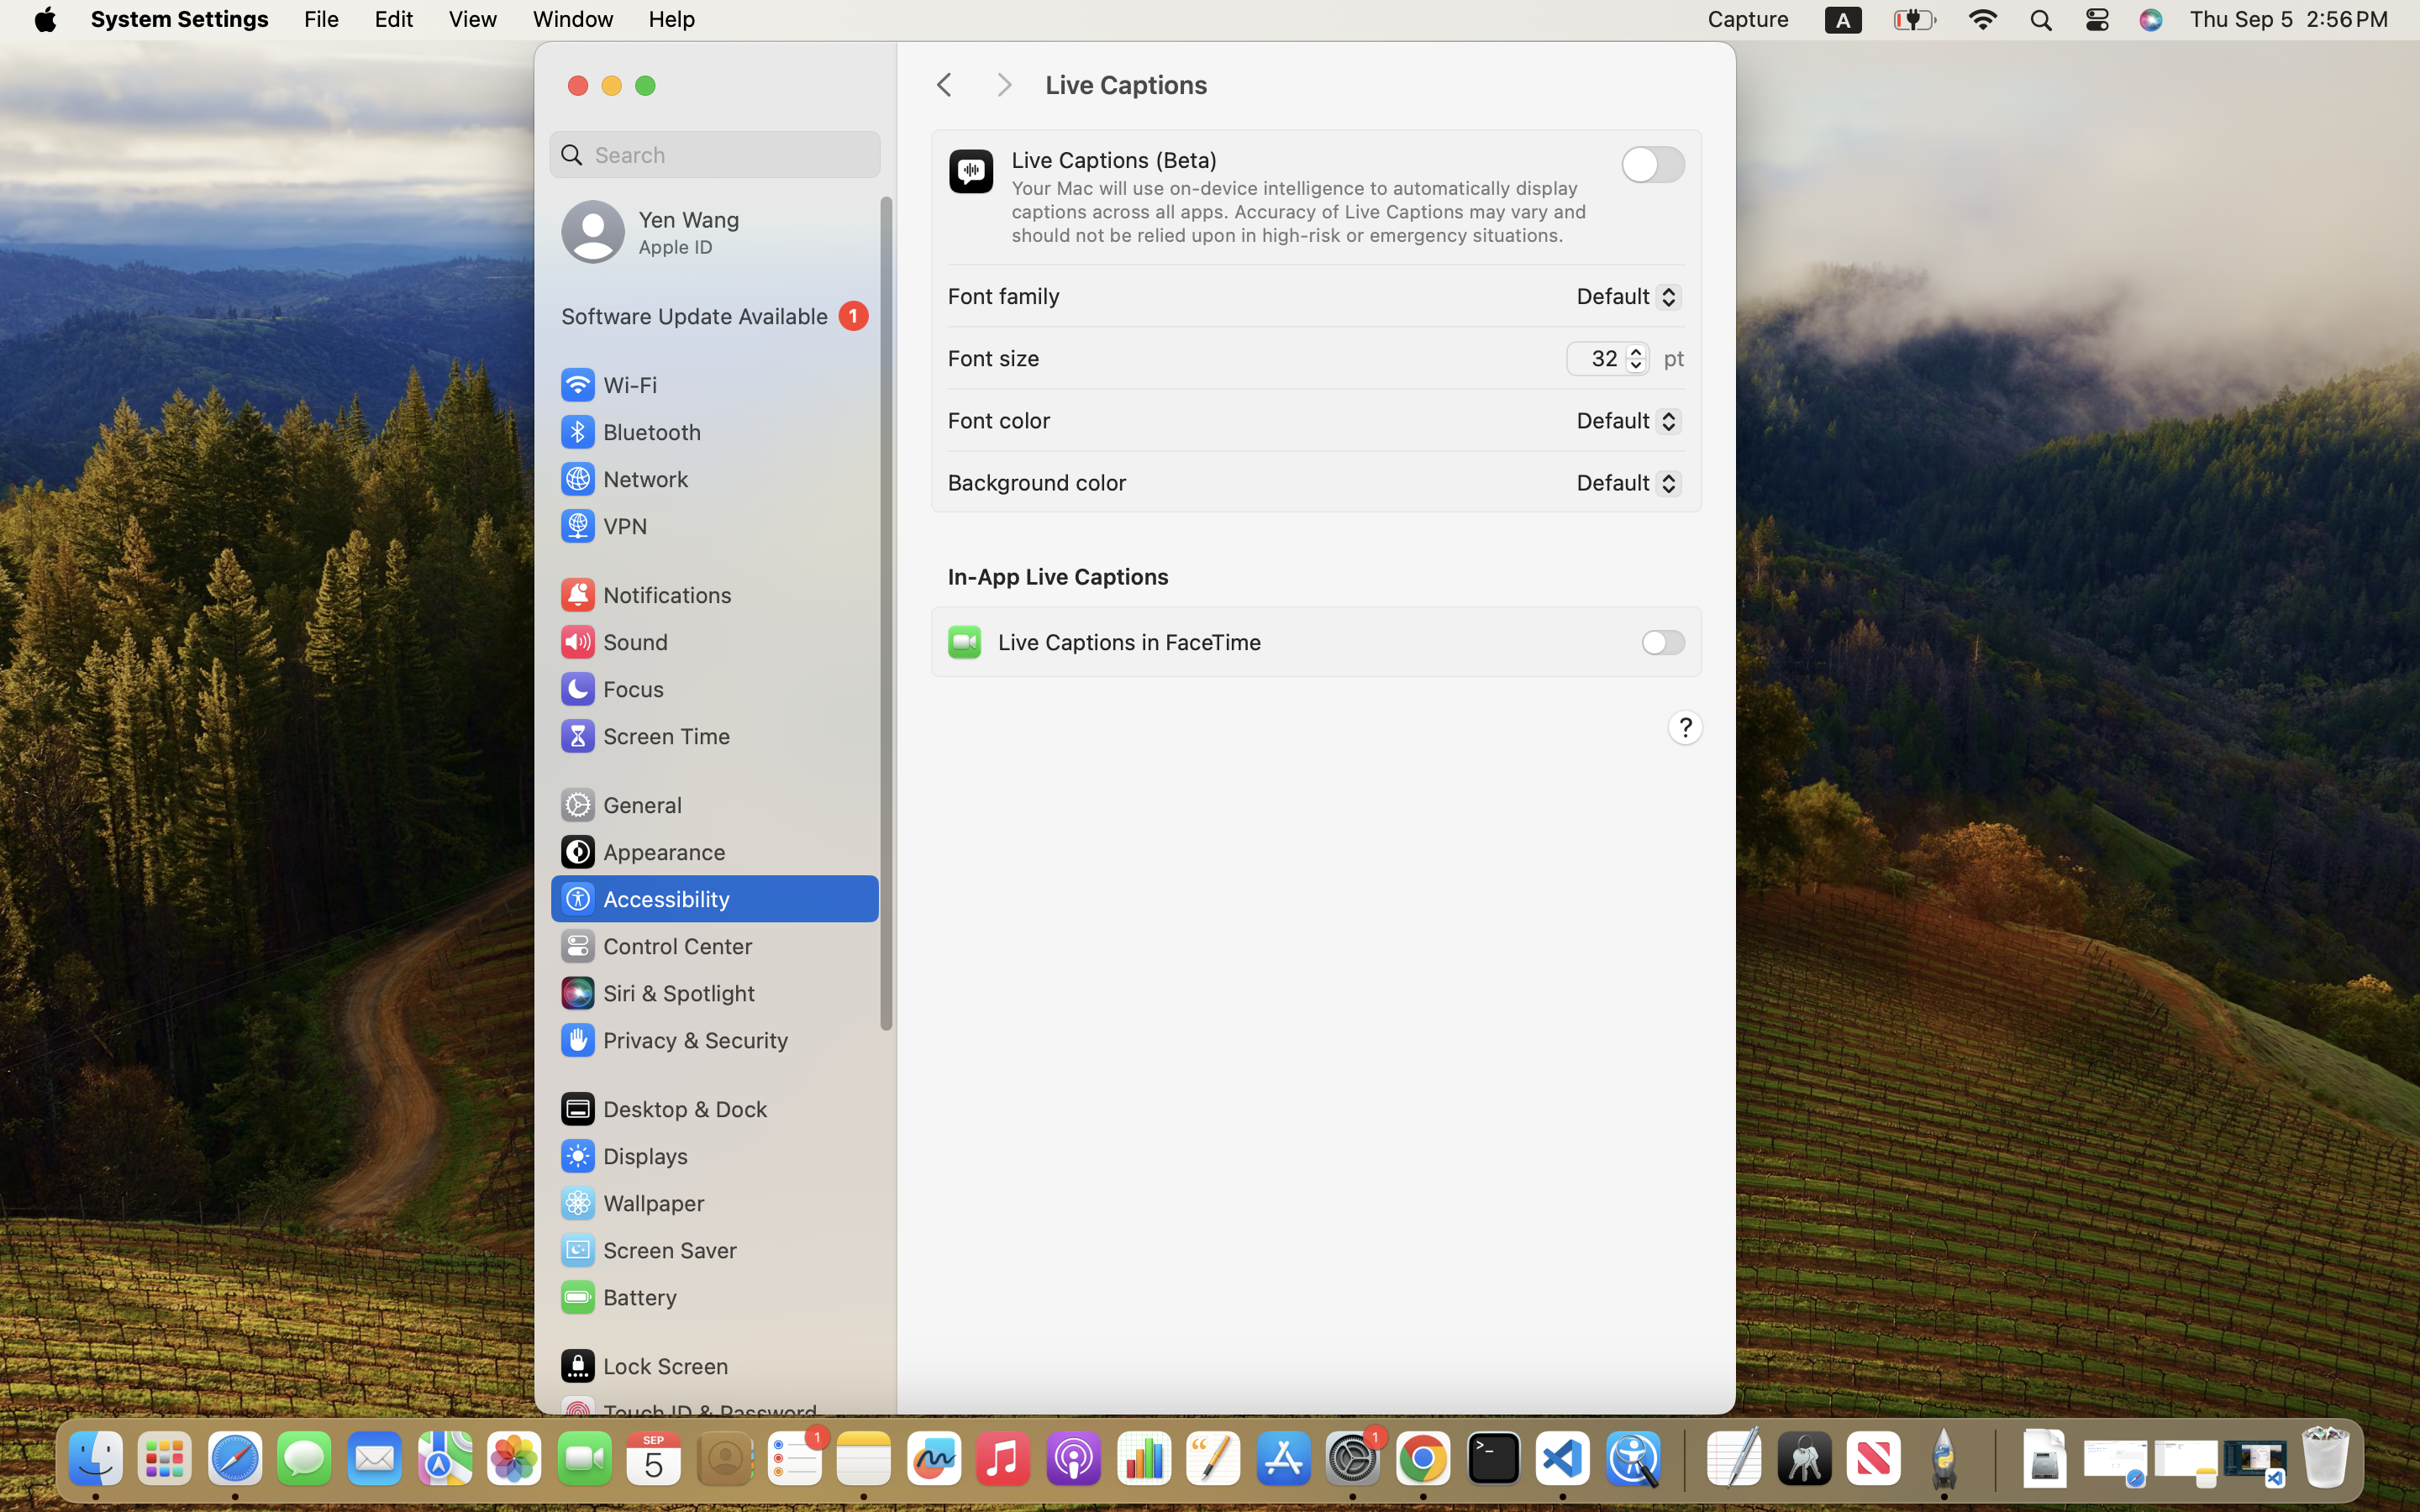 This screenshot has height=1512, width=2420. What do you see at coordinates (646, 1250) in the screenshot?
I see `'Screen Saver'` at bounding box center [646, 1250].